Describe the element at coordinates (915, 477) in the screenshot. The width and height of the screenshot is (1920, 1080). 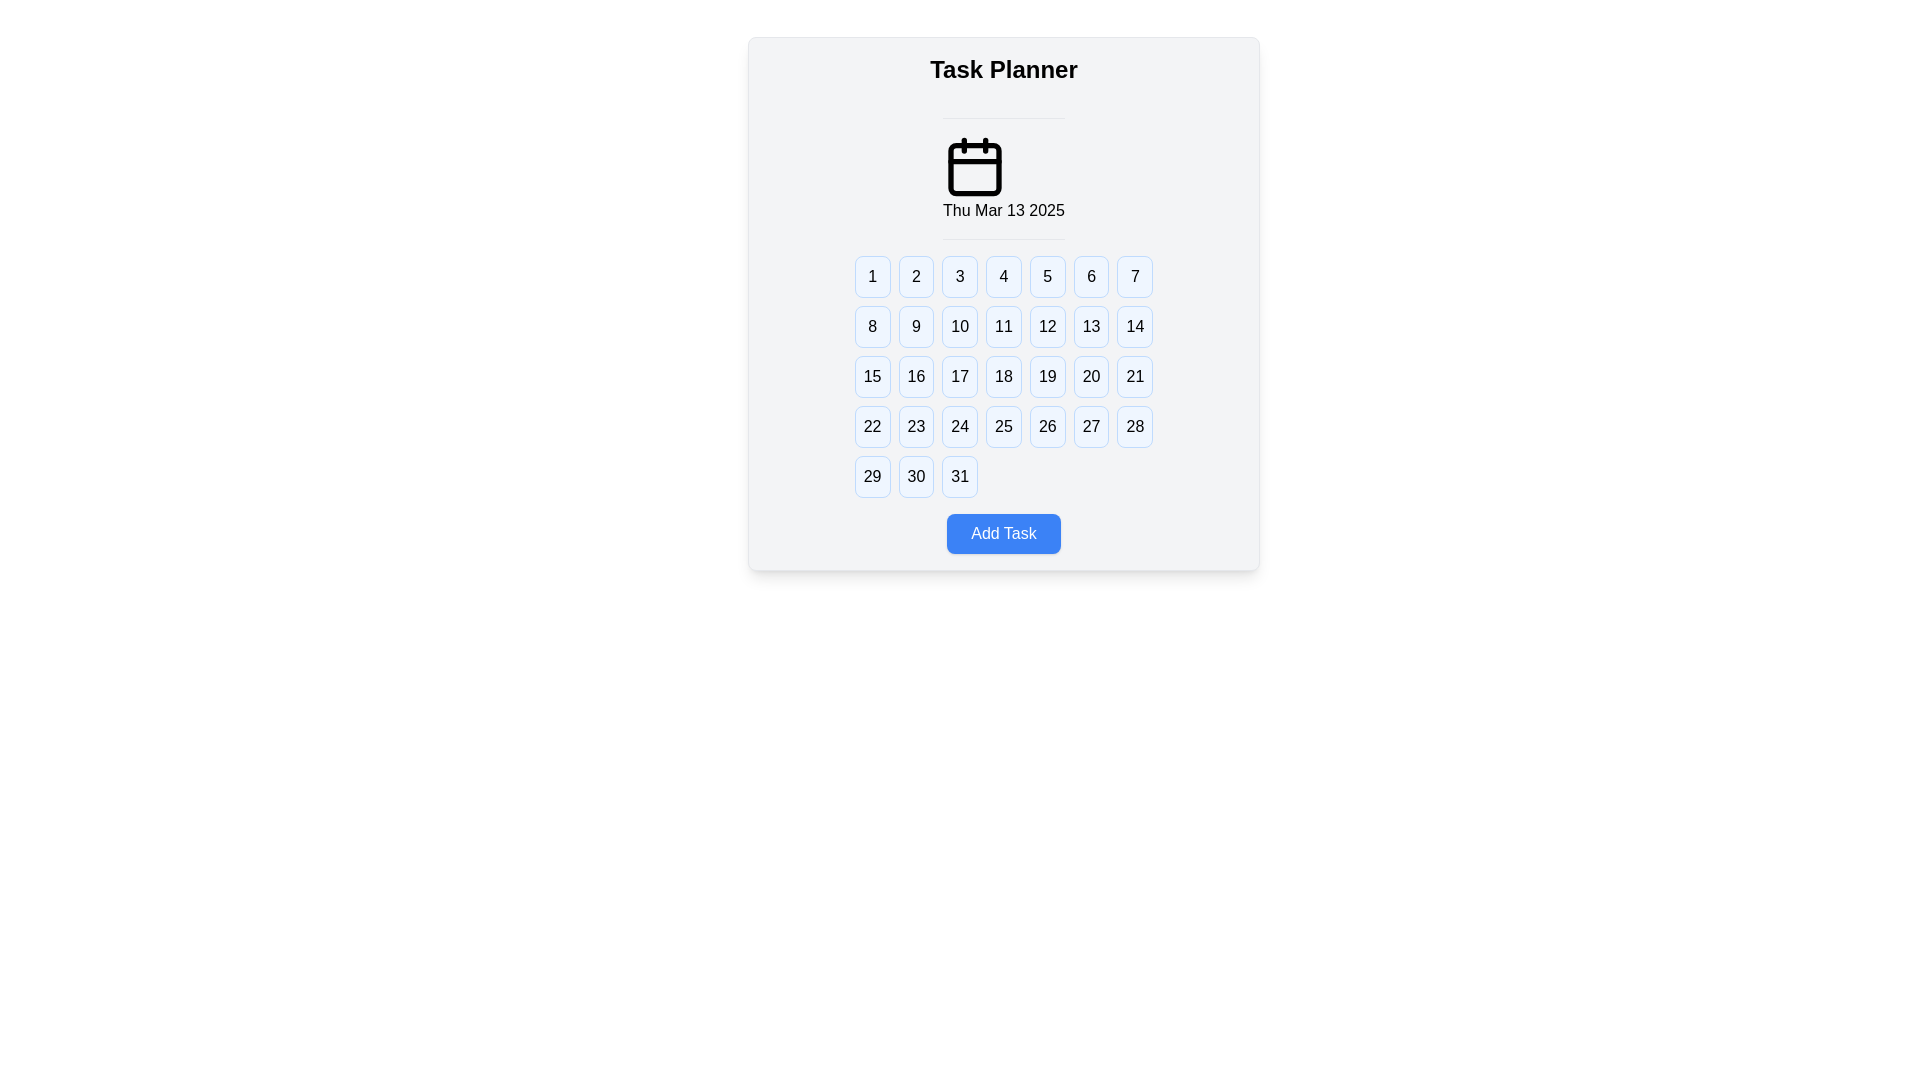
I see `the Calendar Date Item element displaying the number '30' in the calendar grid` at that location.